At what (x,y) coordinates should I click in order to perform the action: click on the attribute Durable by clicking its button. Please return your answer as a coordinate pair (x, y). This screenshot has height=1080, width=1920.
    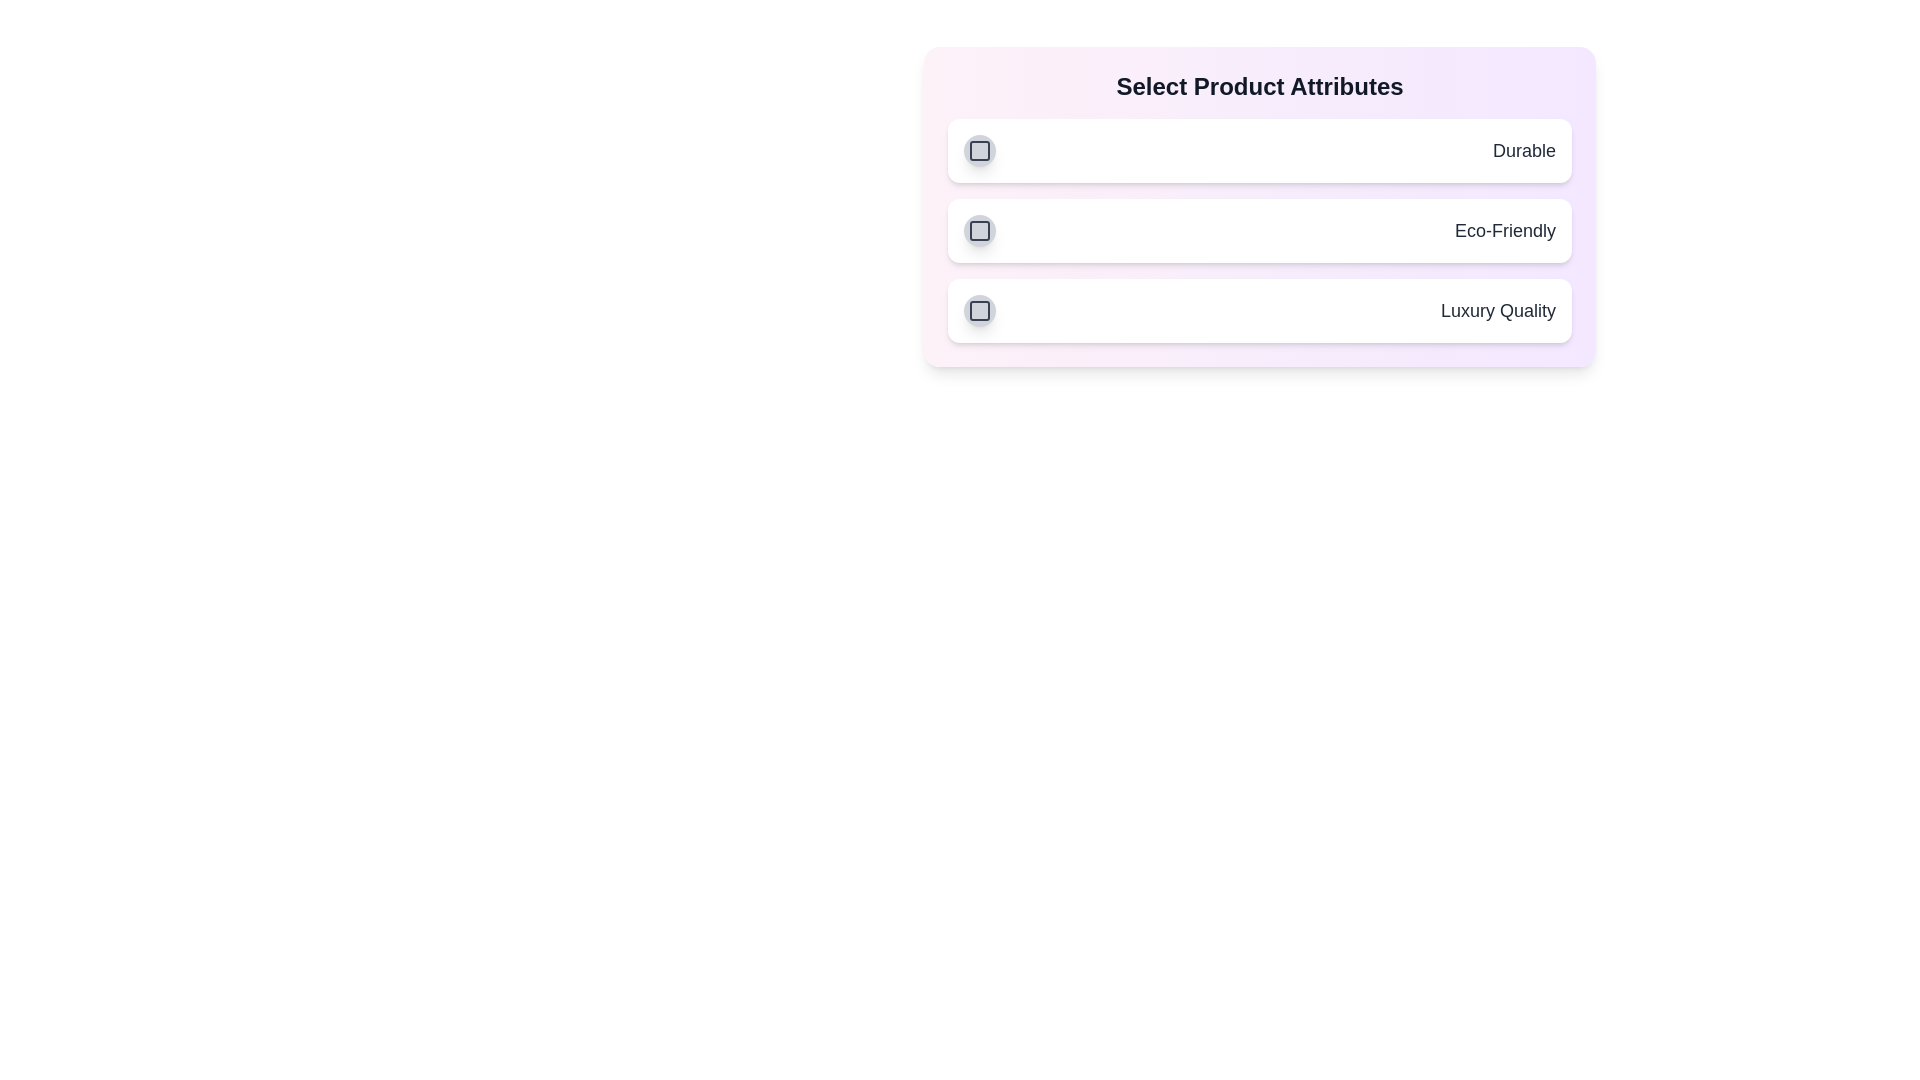
    Looking at the image, I should click on (979, 149).